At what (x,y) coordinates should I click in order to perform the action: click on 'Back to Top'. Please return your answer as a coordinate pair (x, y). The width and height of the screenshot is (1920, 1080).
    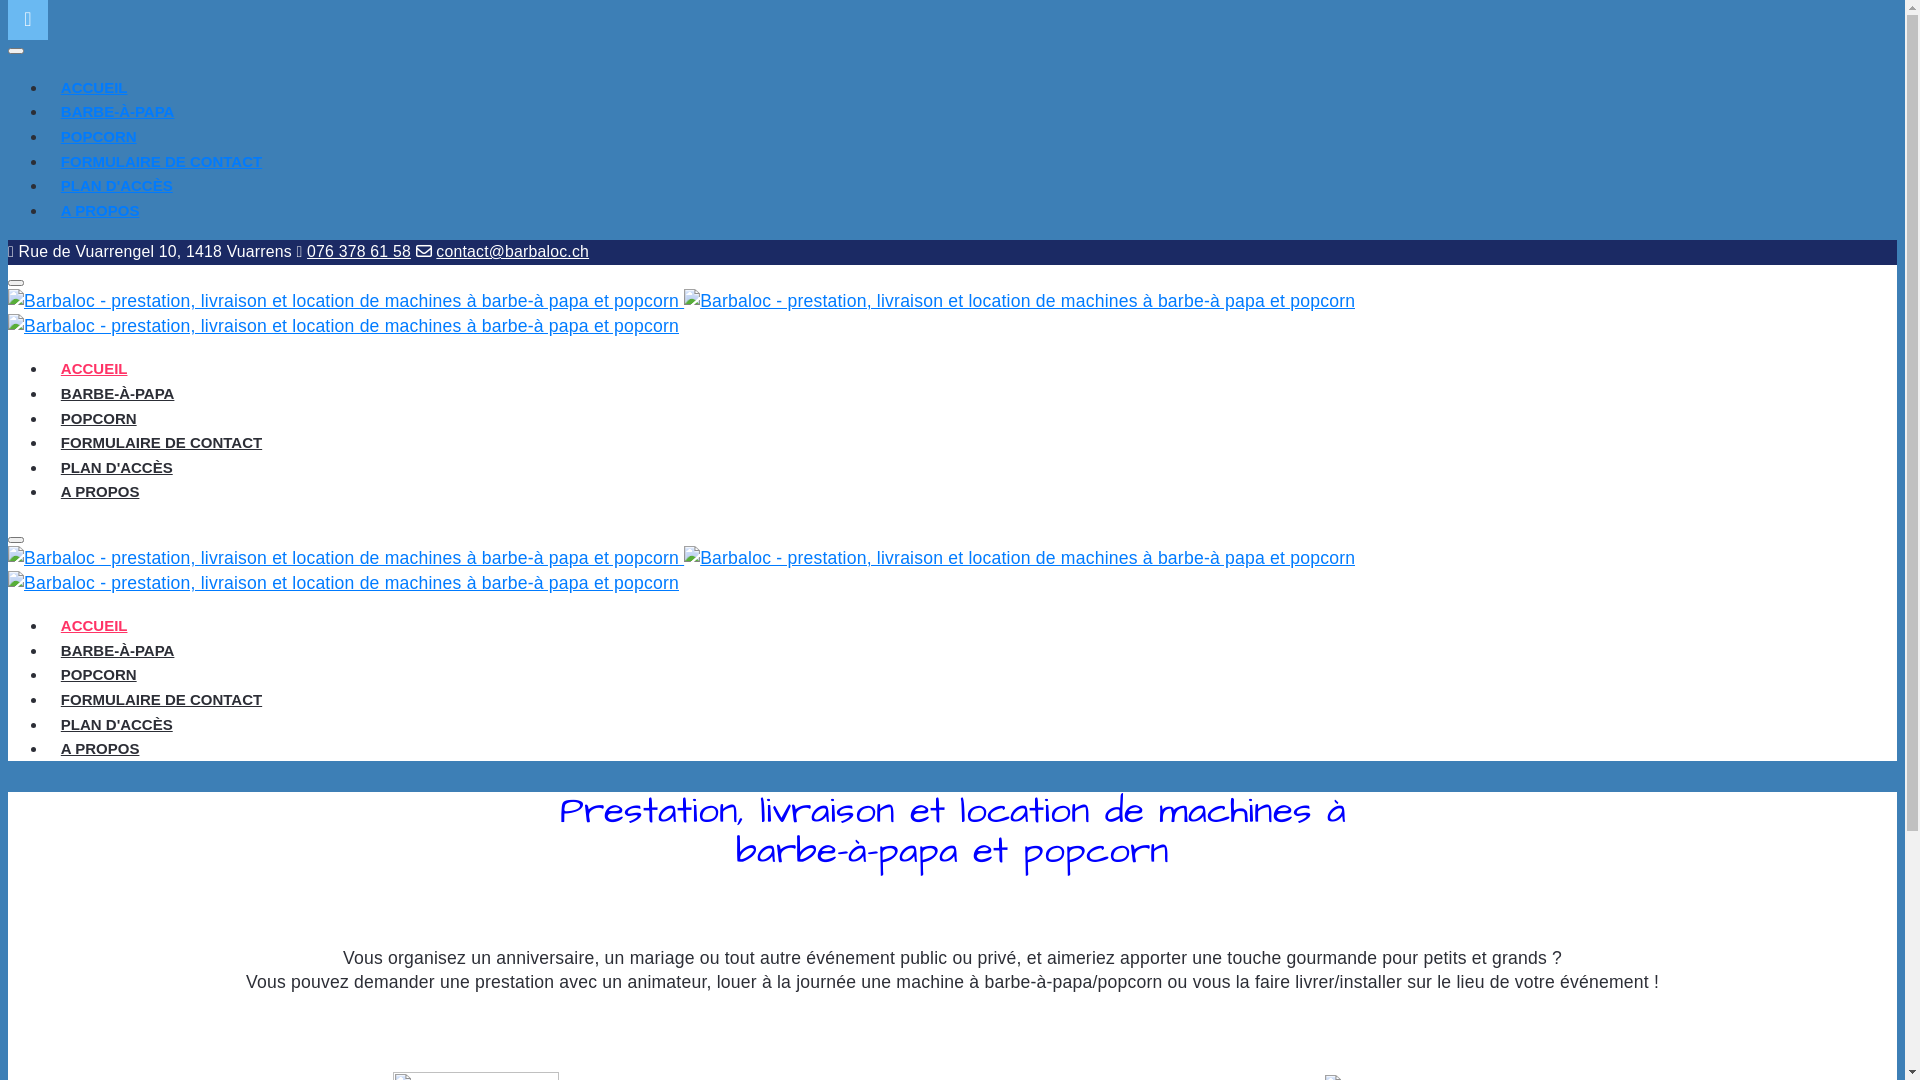
    Looking at the image, I should click on (28, 19).